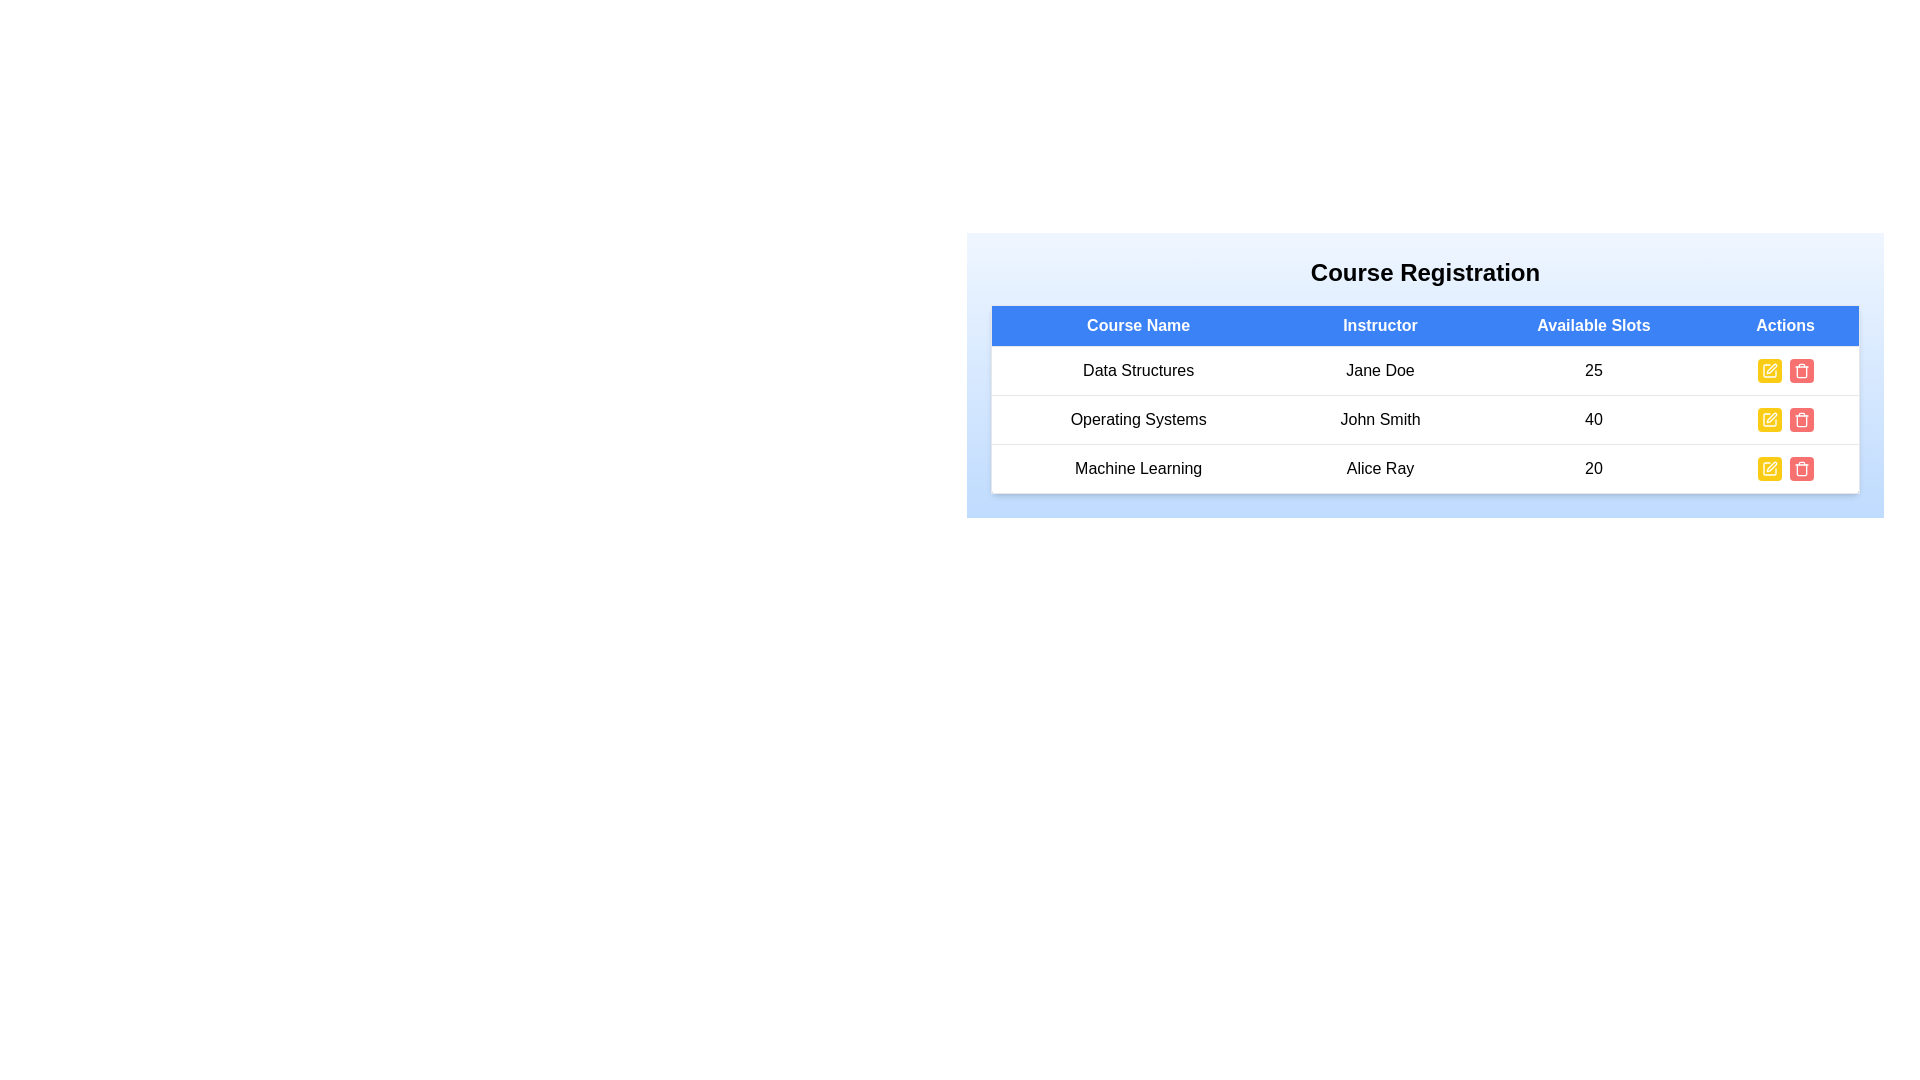 Image resolution: width=1920 pixels, height=1080 pixels. Describe the element at coordinates (1785, 325) in the screenshot. I see `the header column 'Actions' to sort the table by that column` at that location.